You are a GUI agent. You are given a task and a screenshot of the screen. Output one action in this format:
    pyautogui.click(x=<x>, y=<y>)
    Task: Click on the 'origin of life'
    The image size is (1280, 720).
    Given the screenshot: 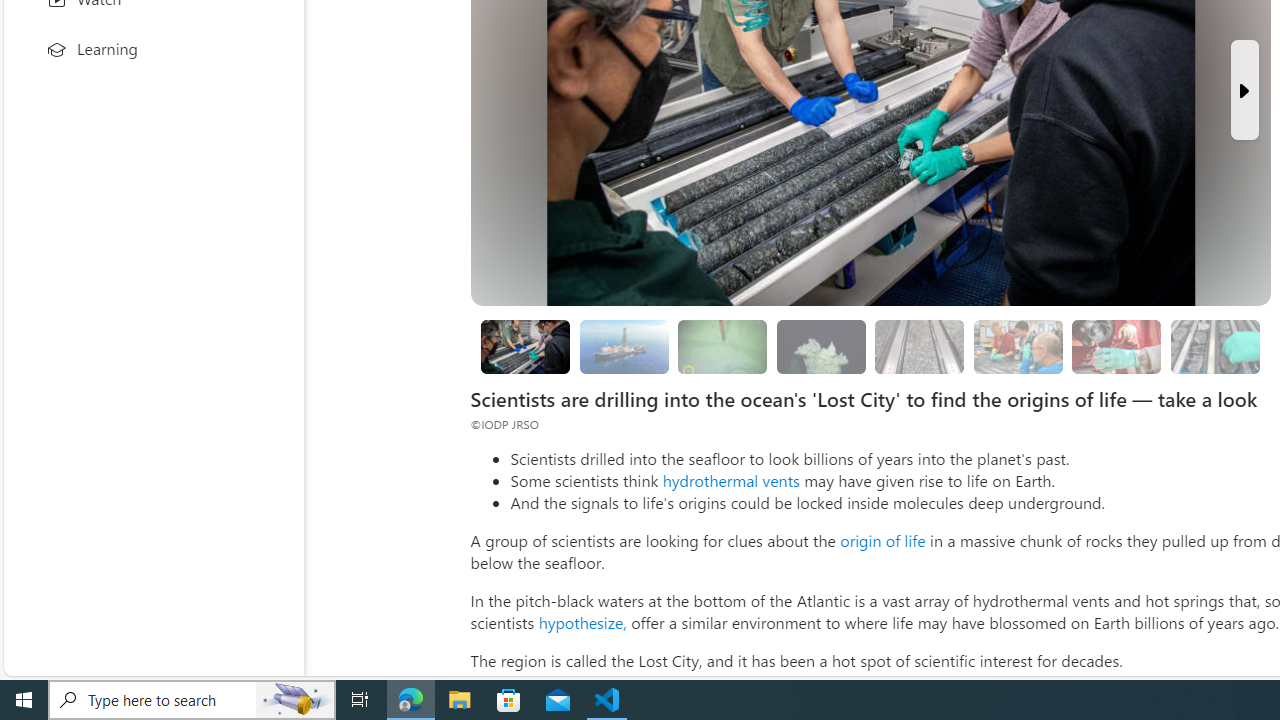 What is the action you would take?
    pyautogui.click(x=881, y=540)
    